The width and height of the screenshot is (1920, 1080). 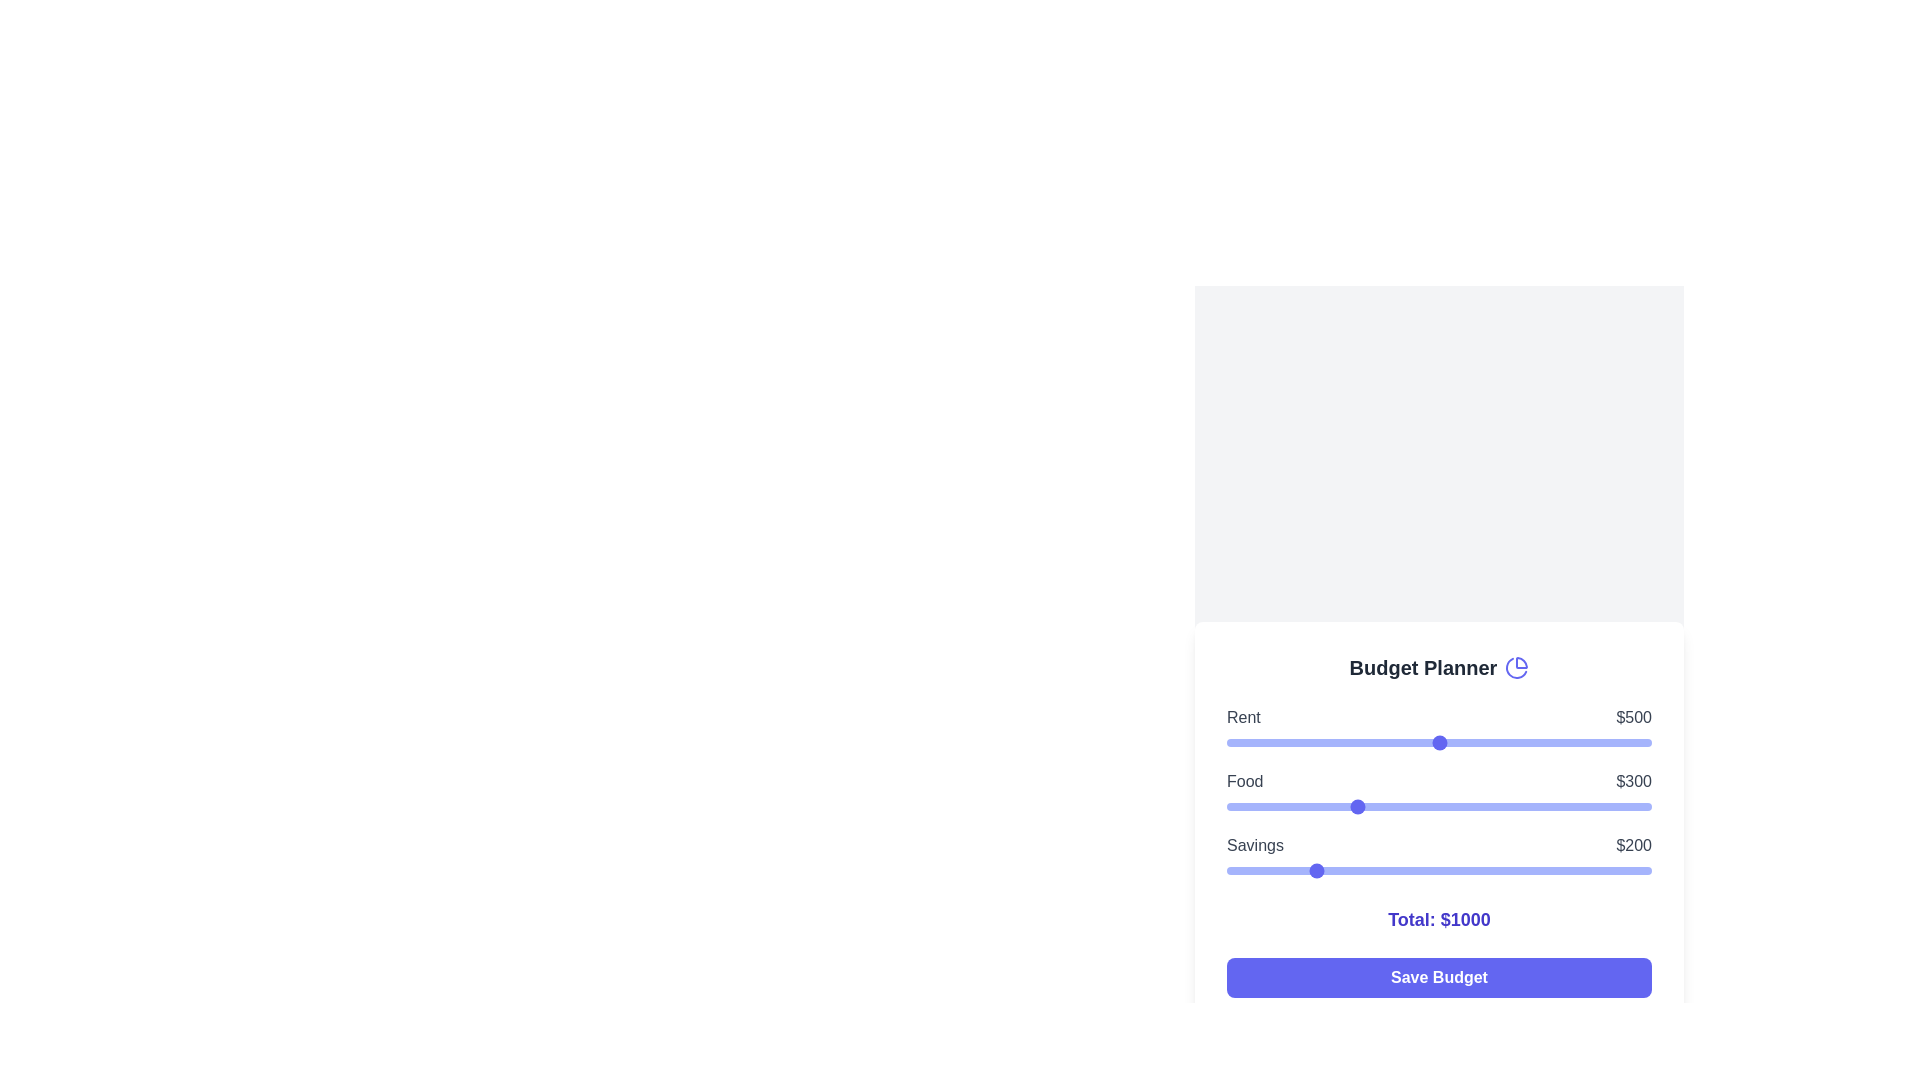 What do you see at coordinates (1520, 870) in the screenshot?
I see `the savings slider to 693` at bounding box center [1520, 870].